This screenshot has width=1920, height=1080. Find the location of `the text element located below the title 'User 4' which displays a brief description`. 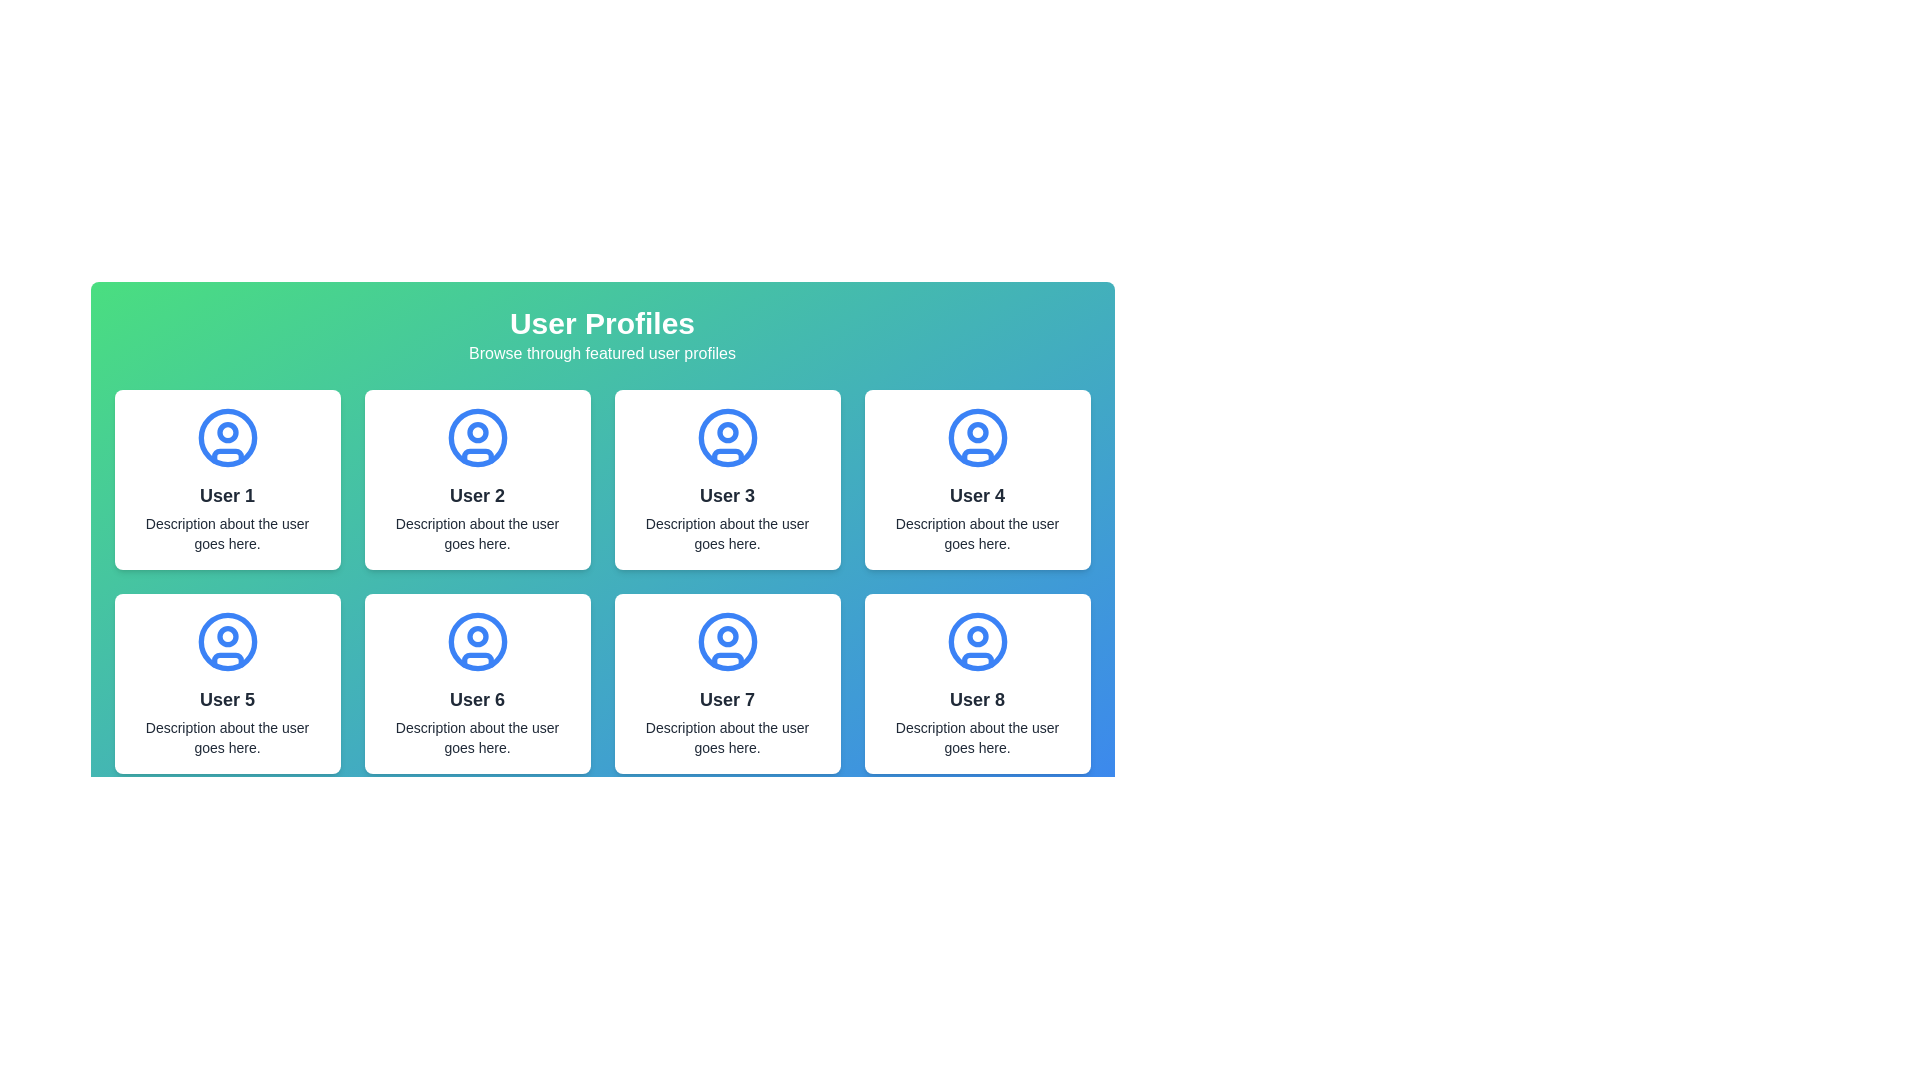

the text element located below the title 'User 4' which displays a brief description is located at coordinates (977, 532).